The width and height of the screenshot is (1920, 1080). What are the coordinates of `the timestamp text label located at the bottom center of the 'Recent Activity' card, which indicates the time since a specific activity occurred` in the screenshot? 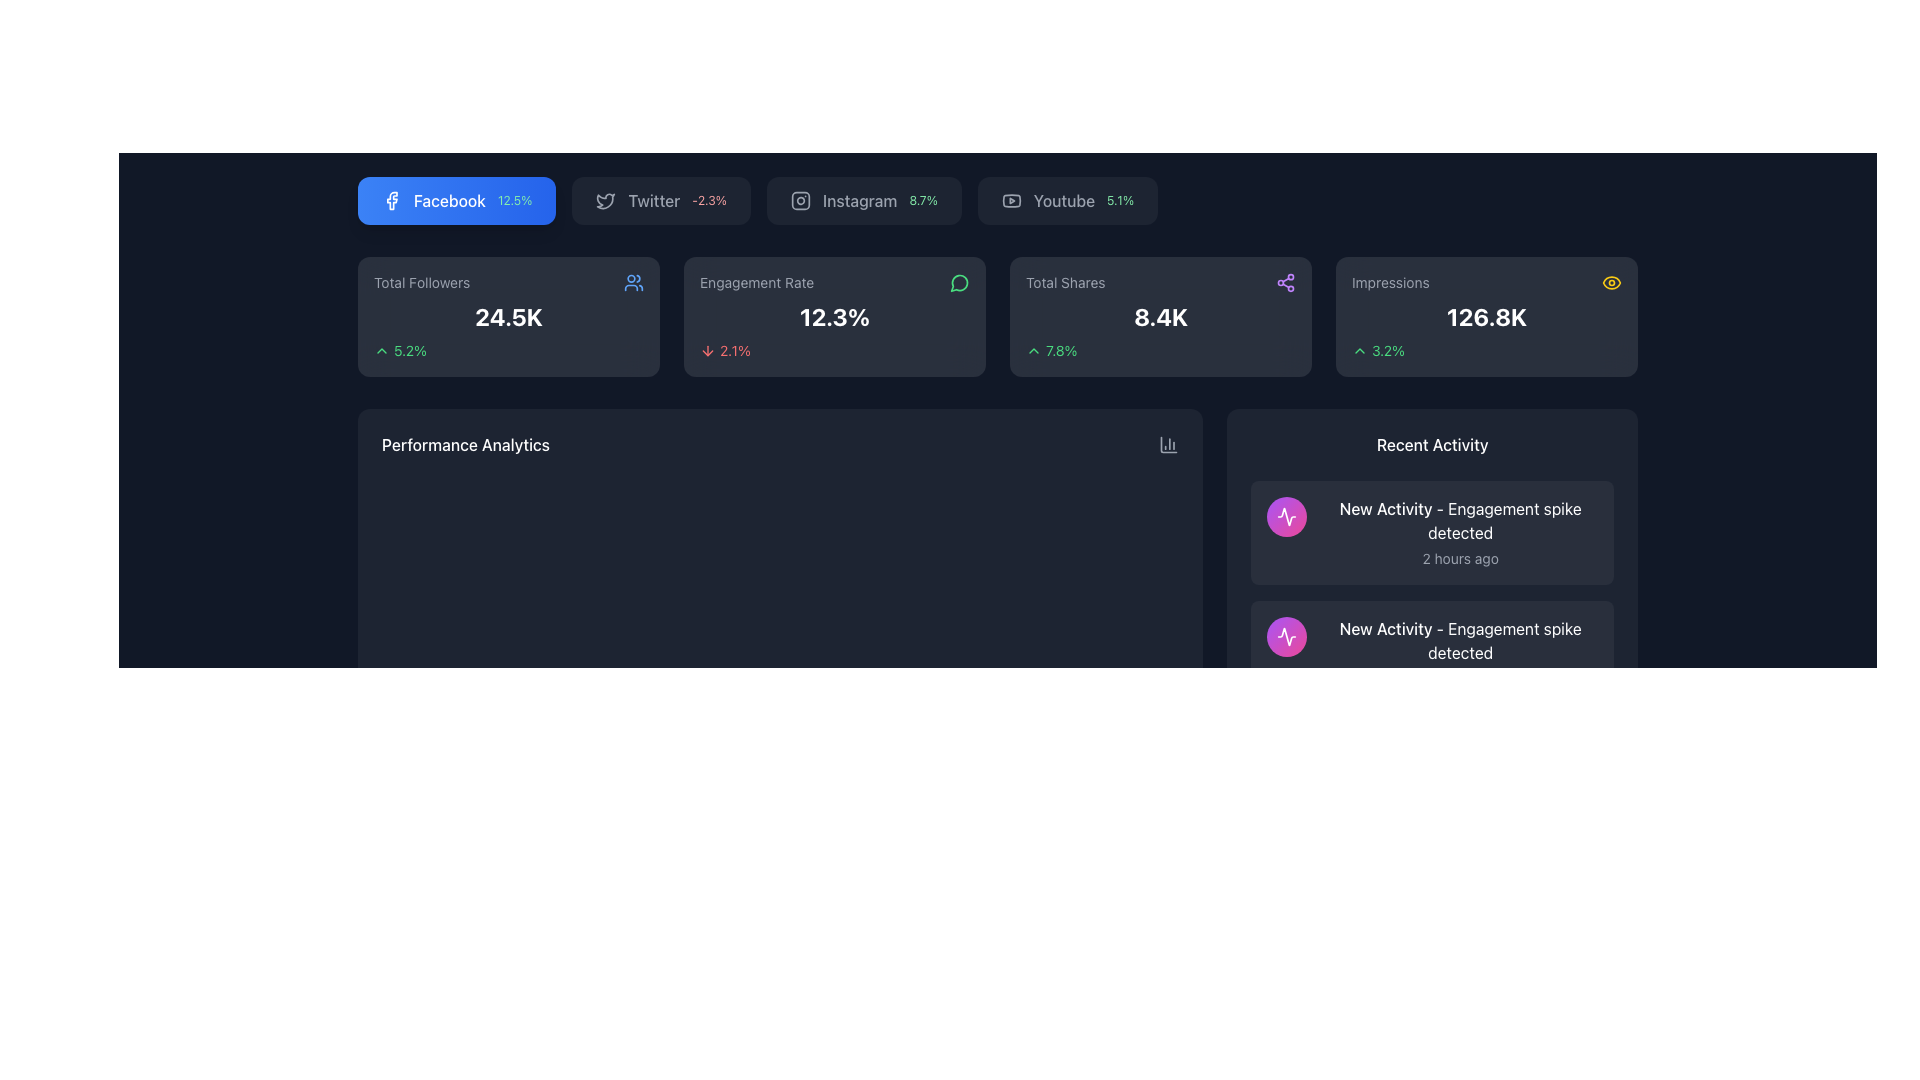 It's located at (1460, 559).